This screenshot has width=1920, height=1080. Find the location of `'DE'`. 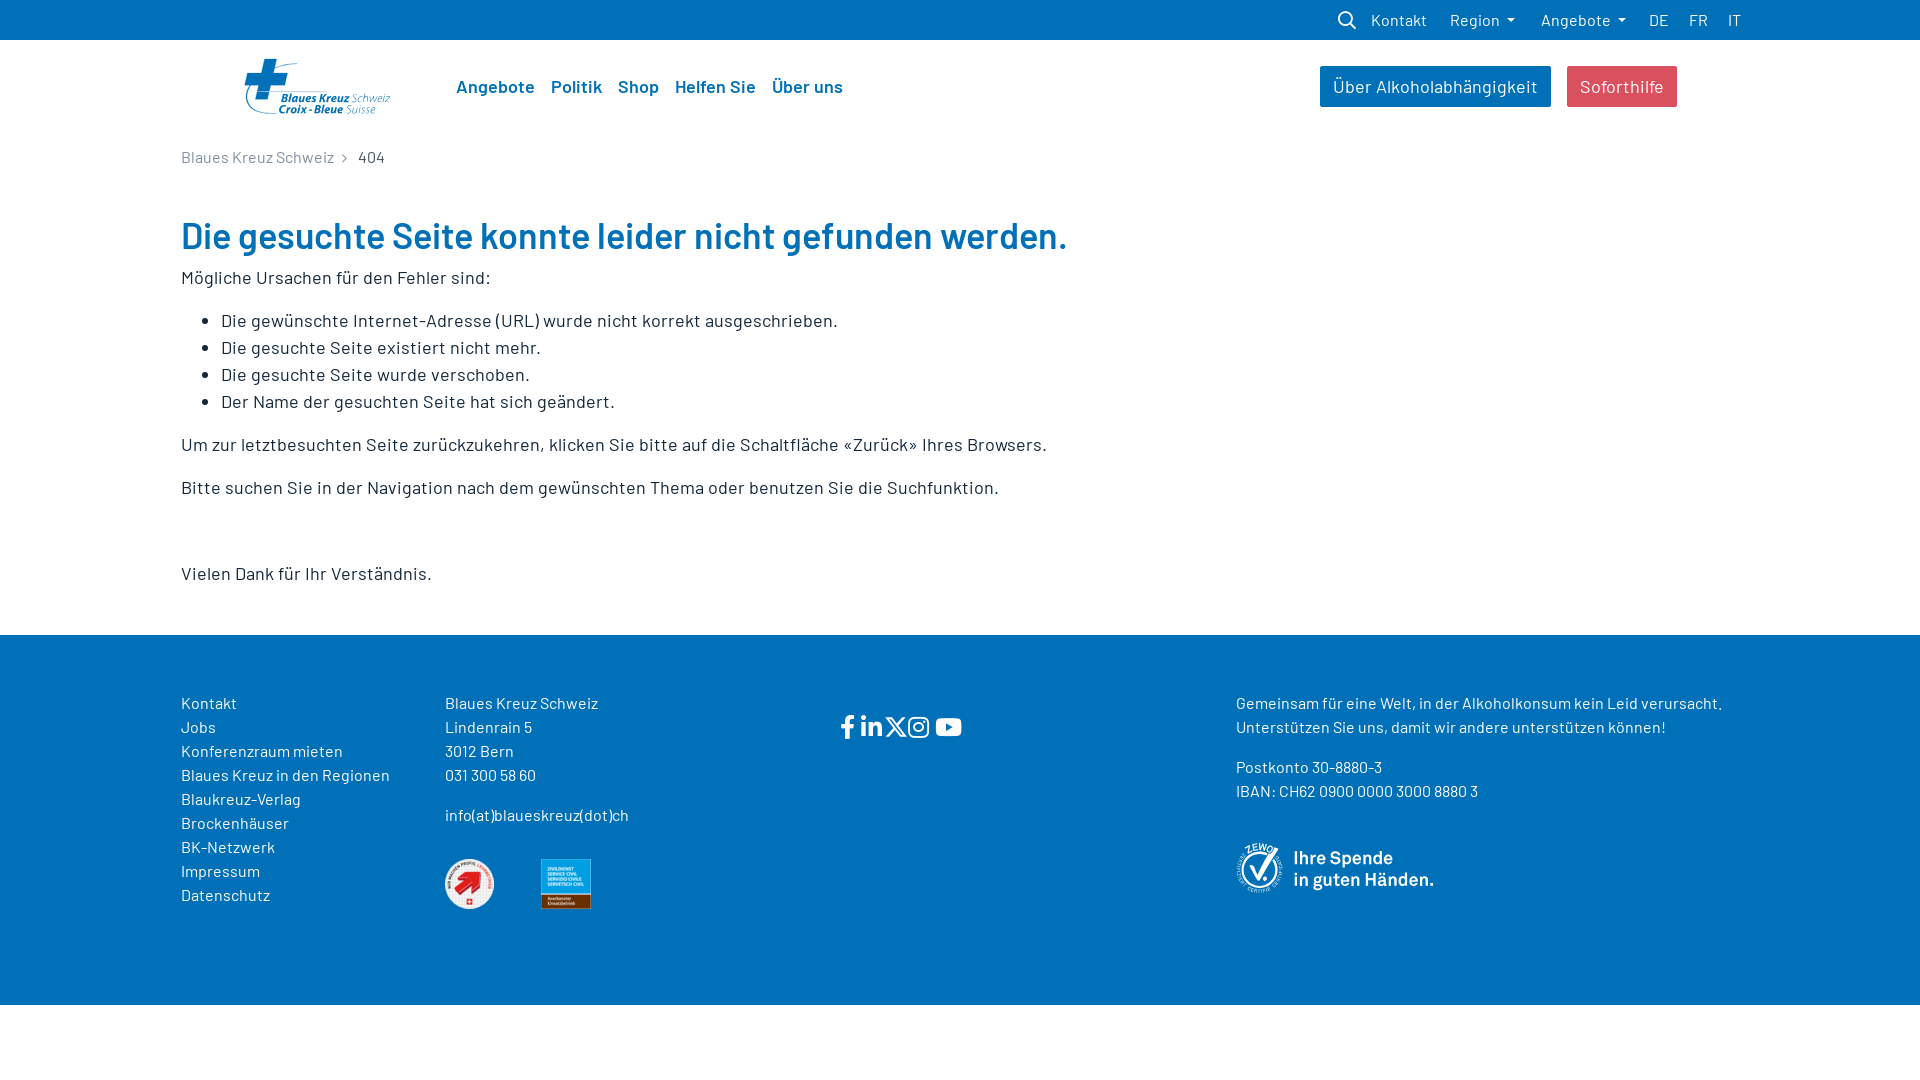

'DE' is located at coordinates (1659, 19).